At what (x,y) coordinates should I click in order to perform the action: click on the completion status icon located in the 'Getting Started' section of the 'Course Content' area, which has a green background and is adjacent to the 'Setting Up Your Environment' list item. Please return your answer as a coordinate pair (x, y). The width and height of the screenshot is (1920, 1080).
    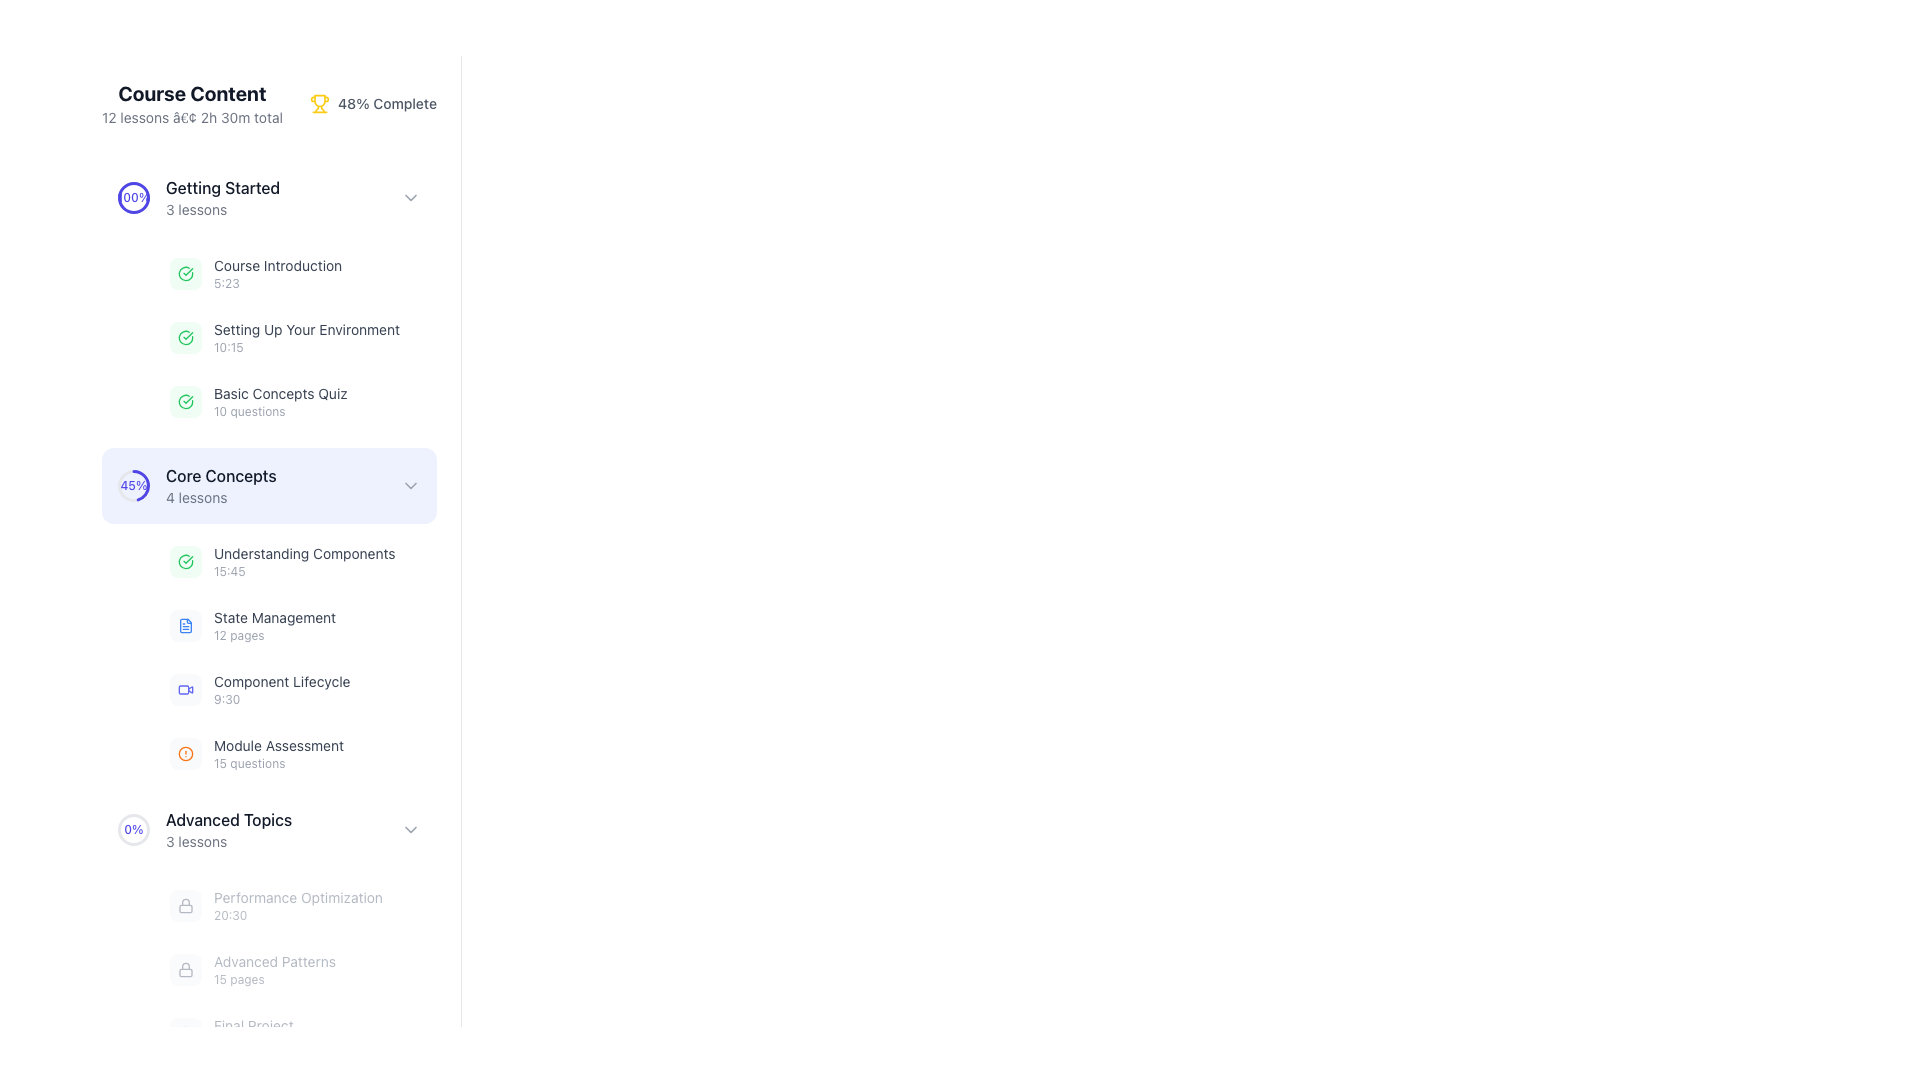
    Looking at the image, I should click on (186, 273).